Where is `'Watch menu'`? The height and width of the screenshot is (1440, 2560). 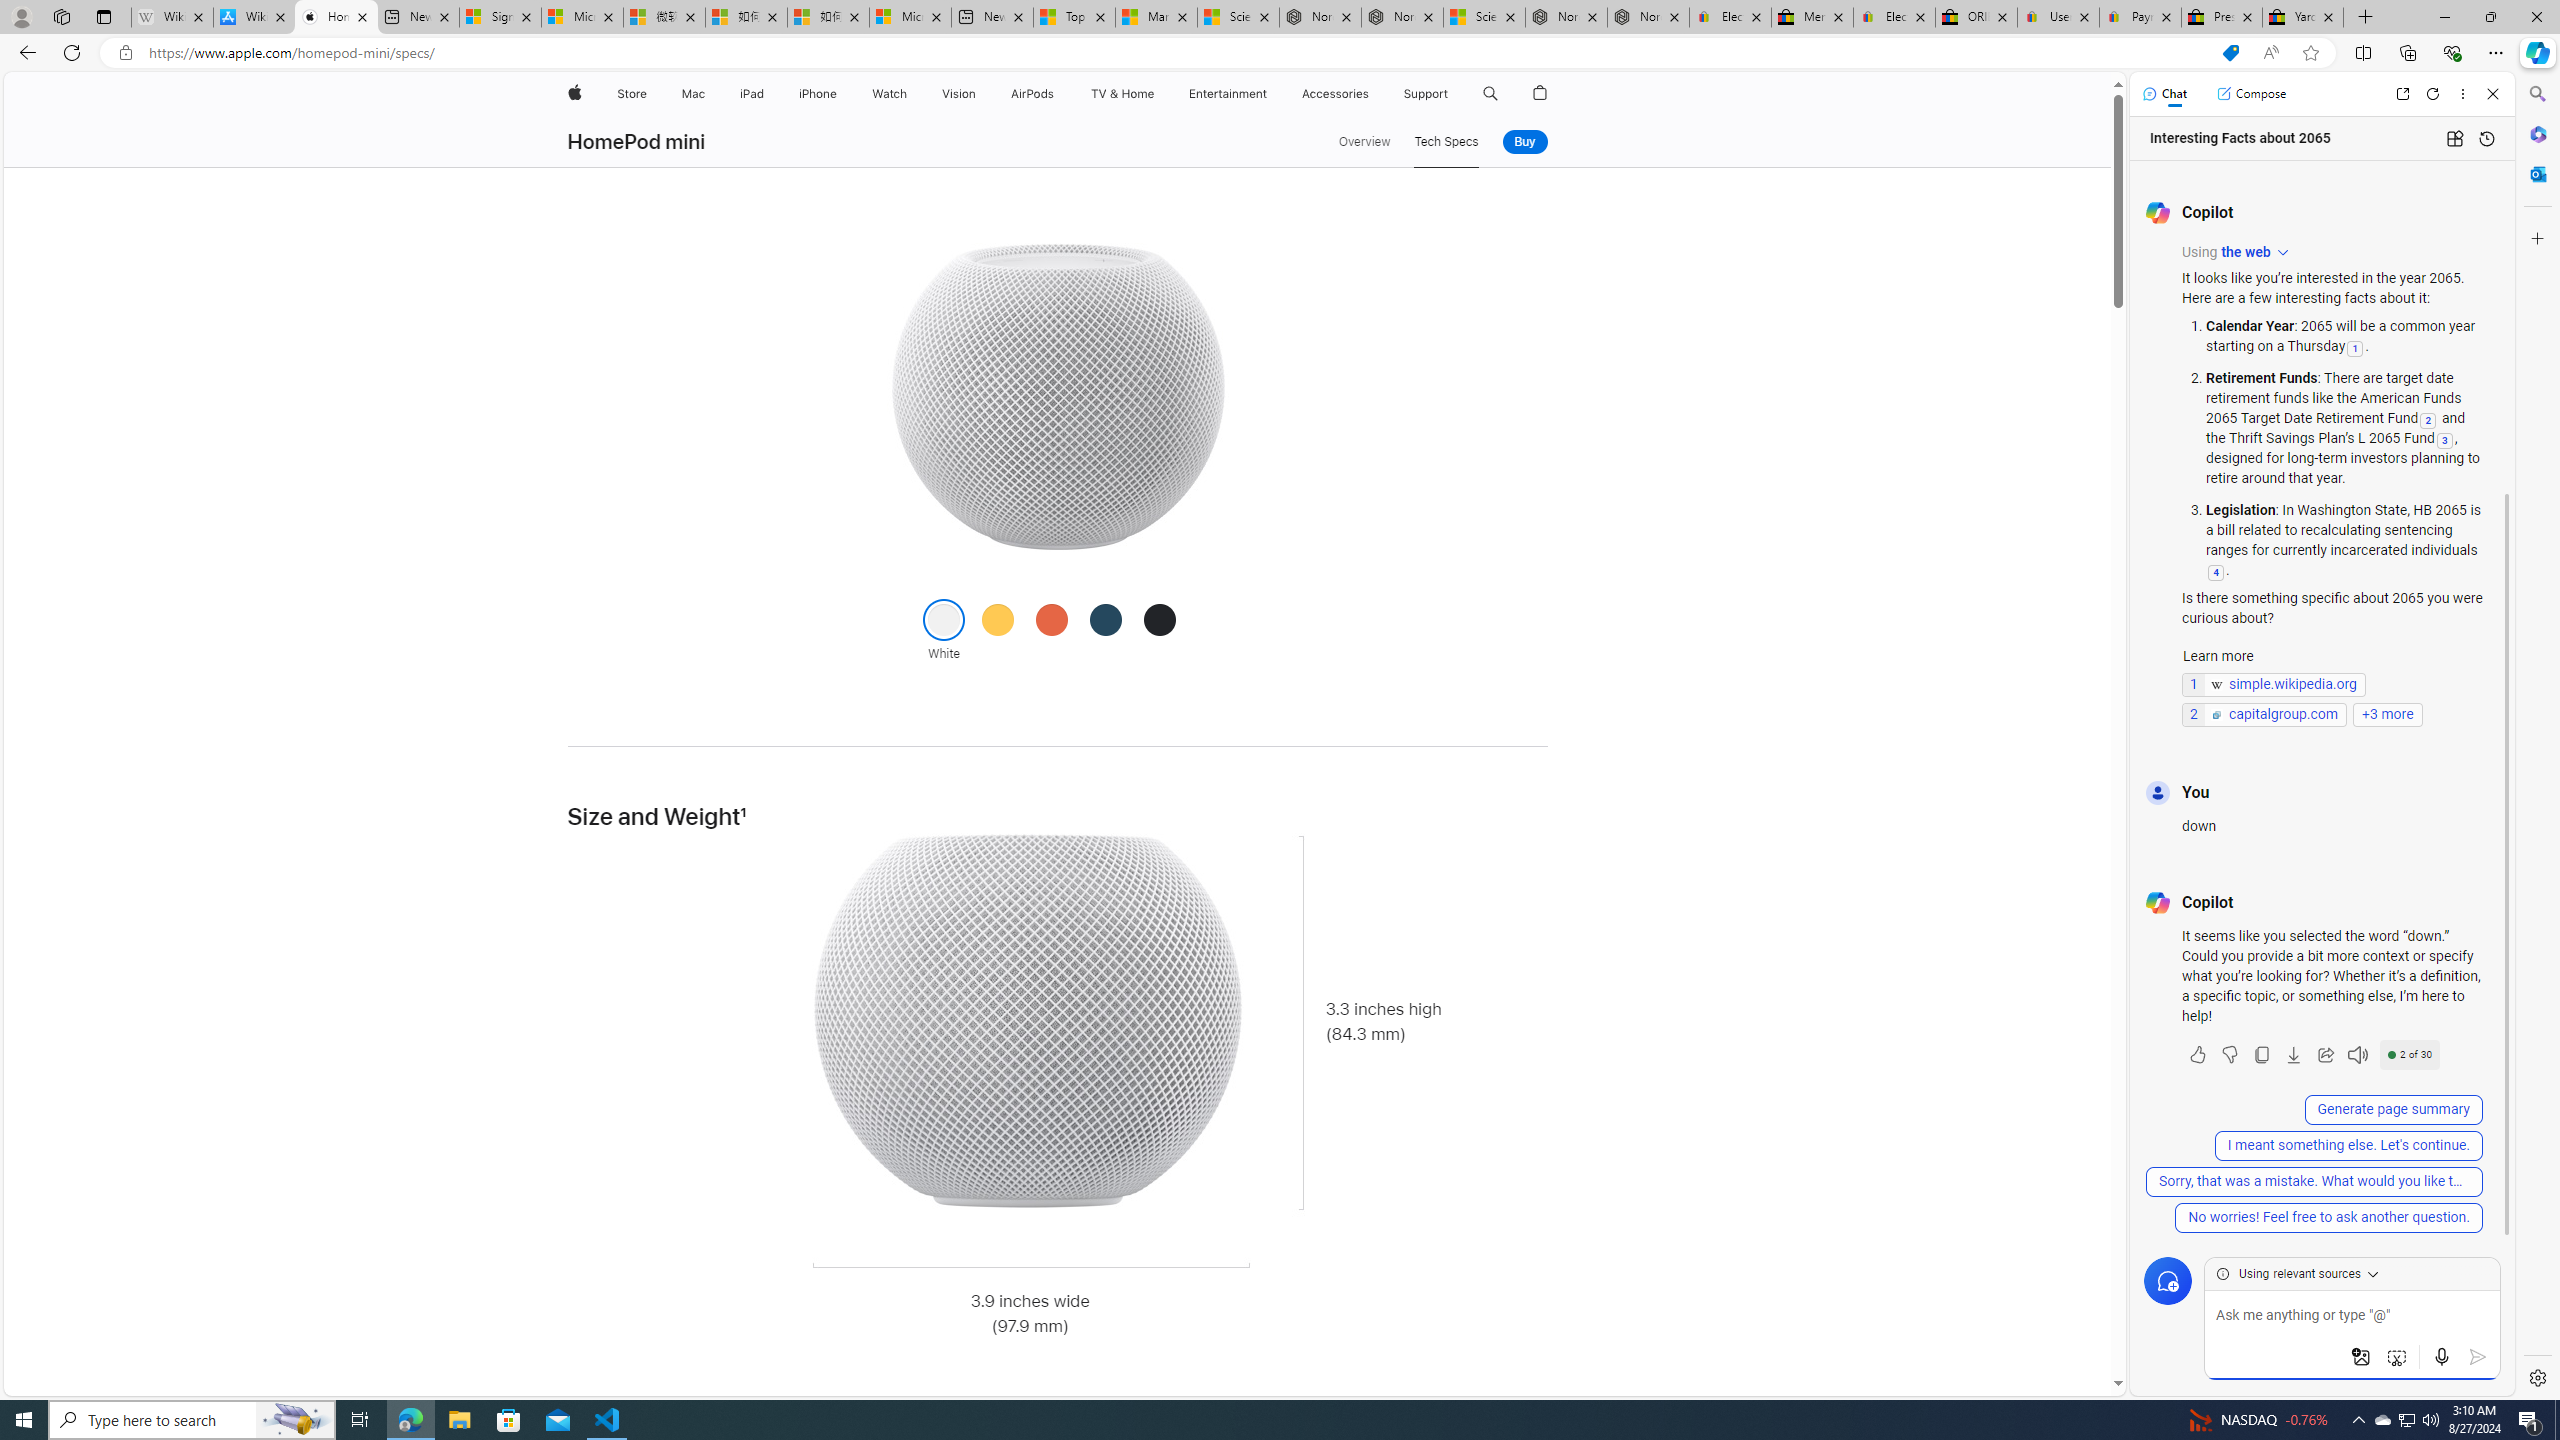
'Watch menu' is located at coordinates (912, 93).